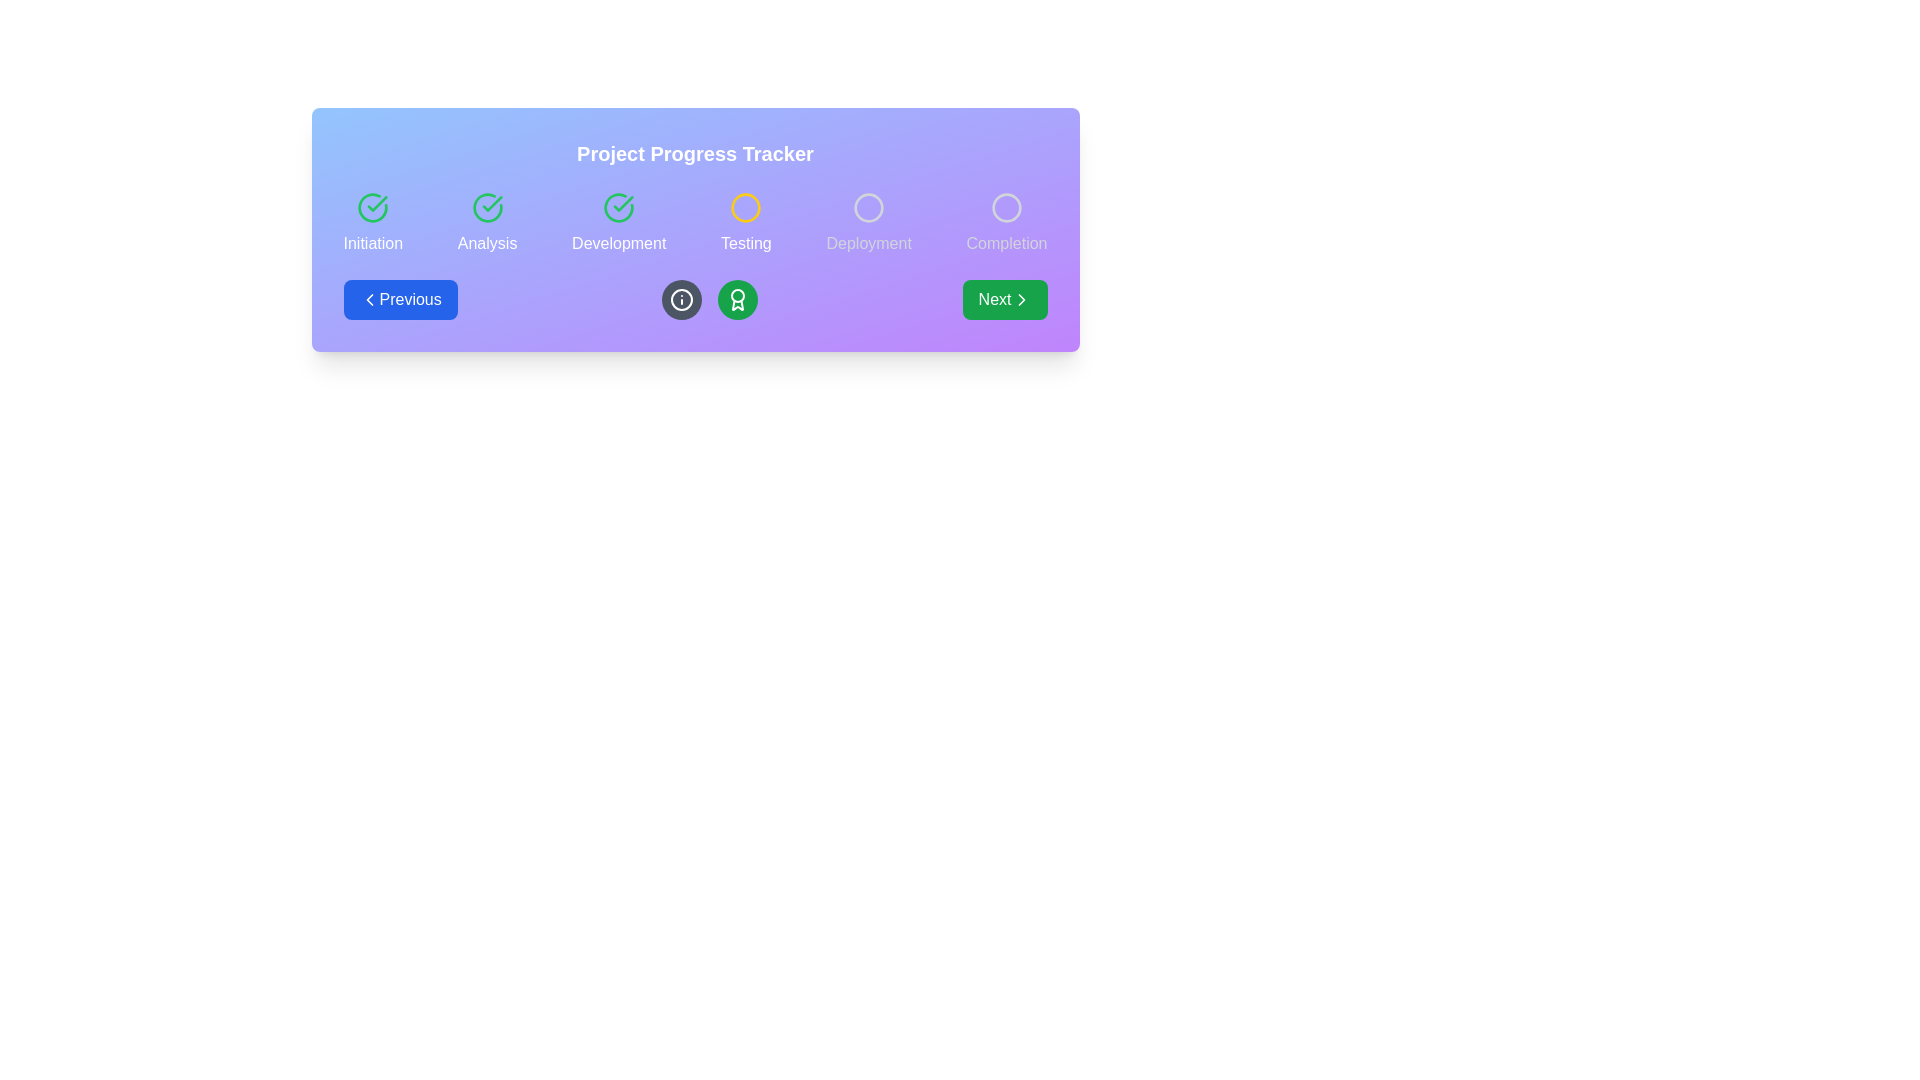  What do you see at coordinates (710, 300) in the screenshot?
I see `the green circular button with a white award ribbon icon, located centrally in the interface under the 'Testing' phase circle in the 'Project Progress Tracker' bar` at bounding box center [710, 300].